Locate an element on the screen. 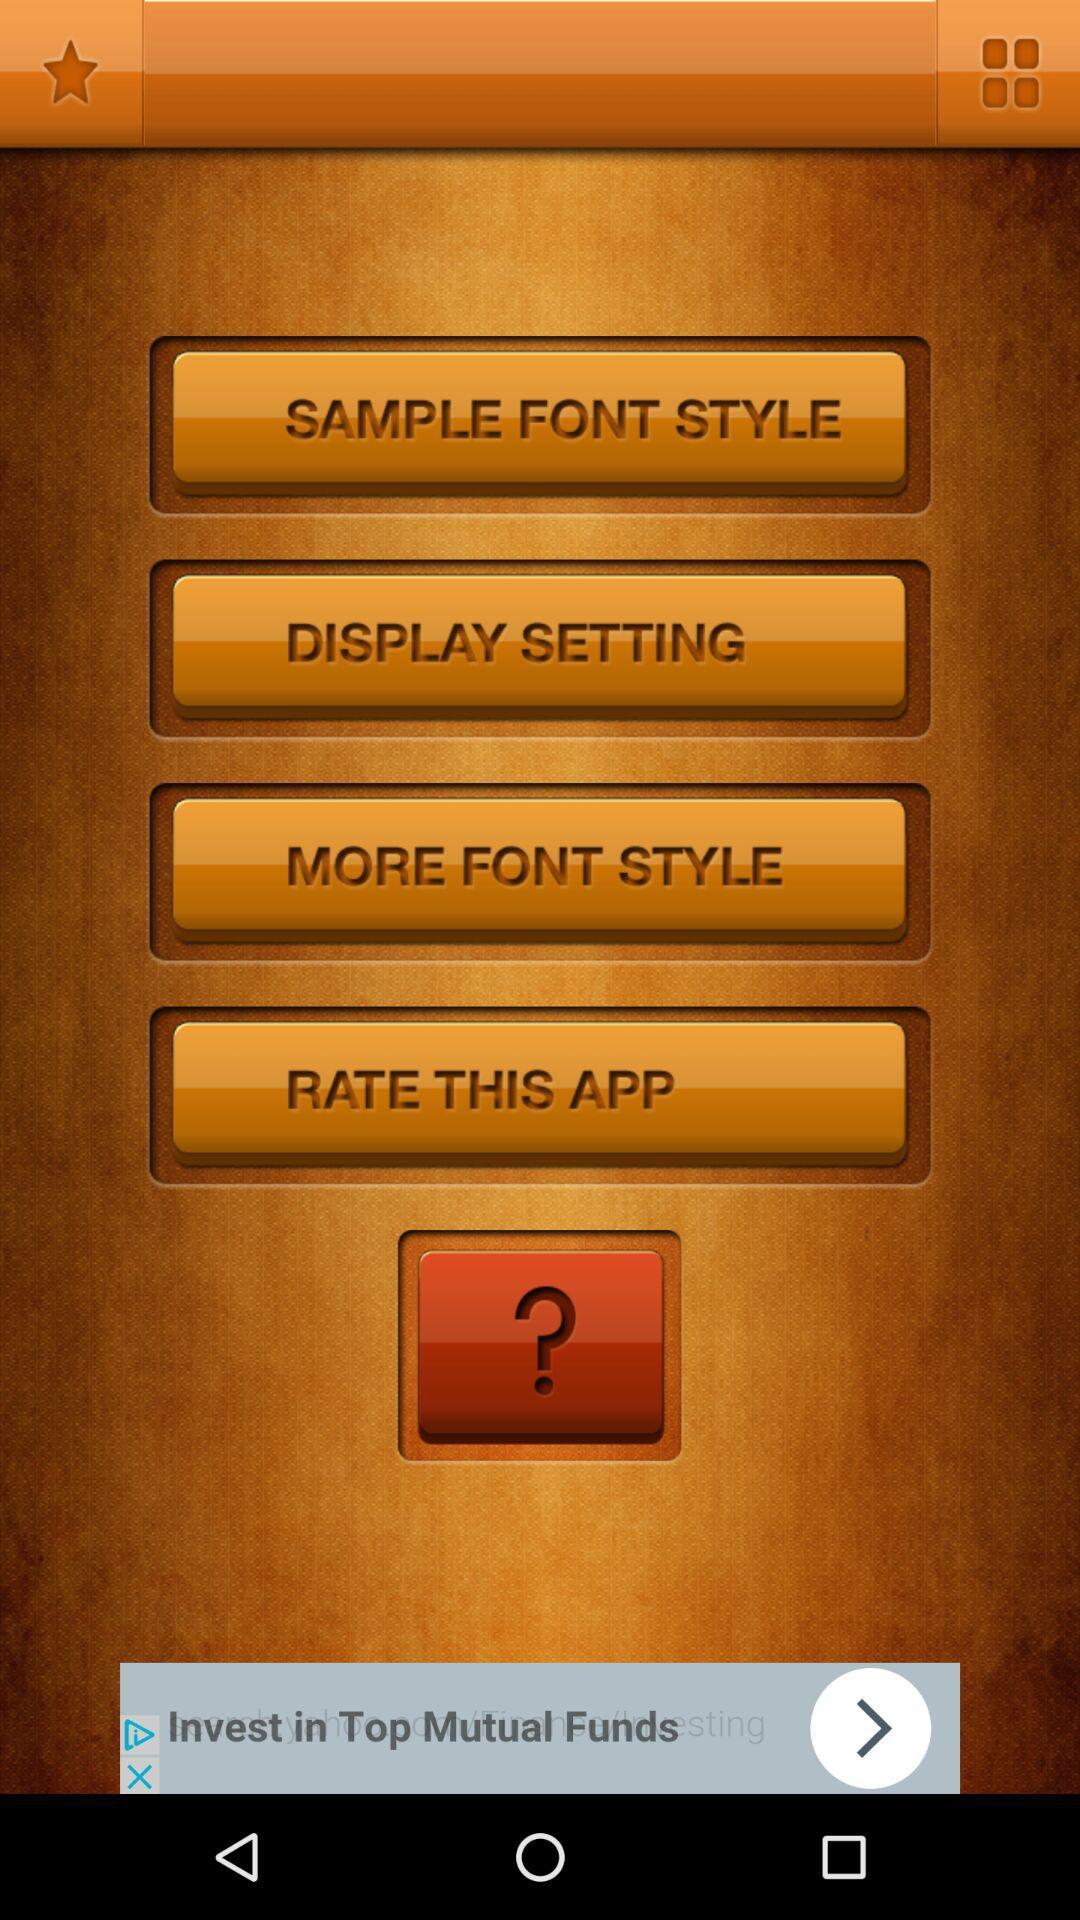 This screenshot has height=1920, width=1080. display setting option is located at coordinates (540, 651).